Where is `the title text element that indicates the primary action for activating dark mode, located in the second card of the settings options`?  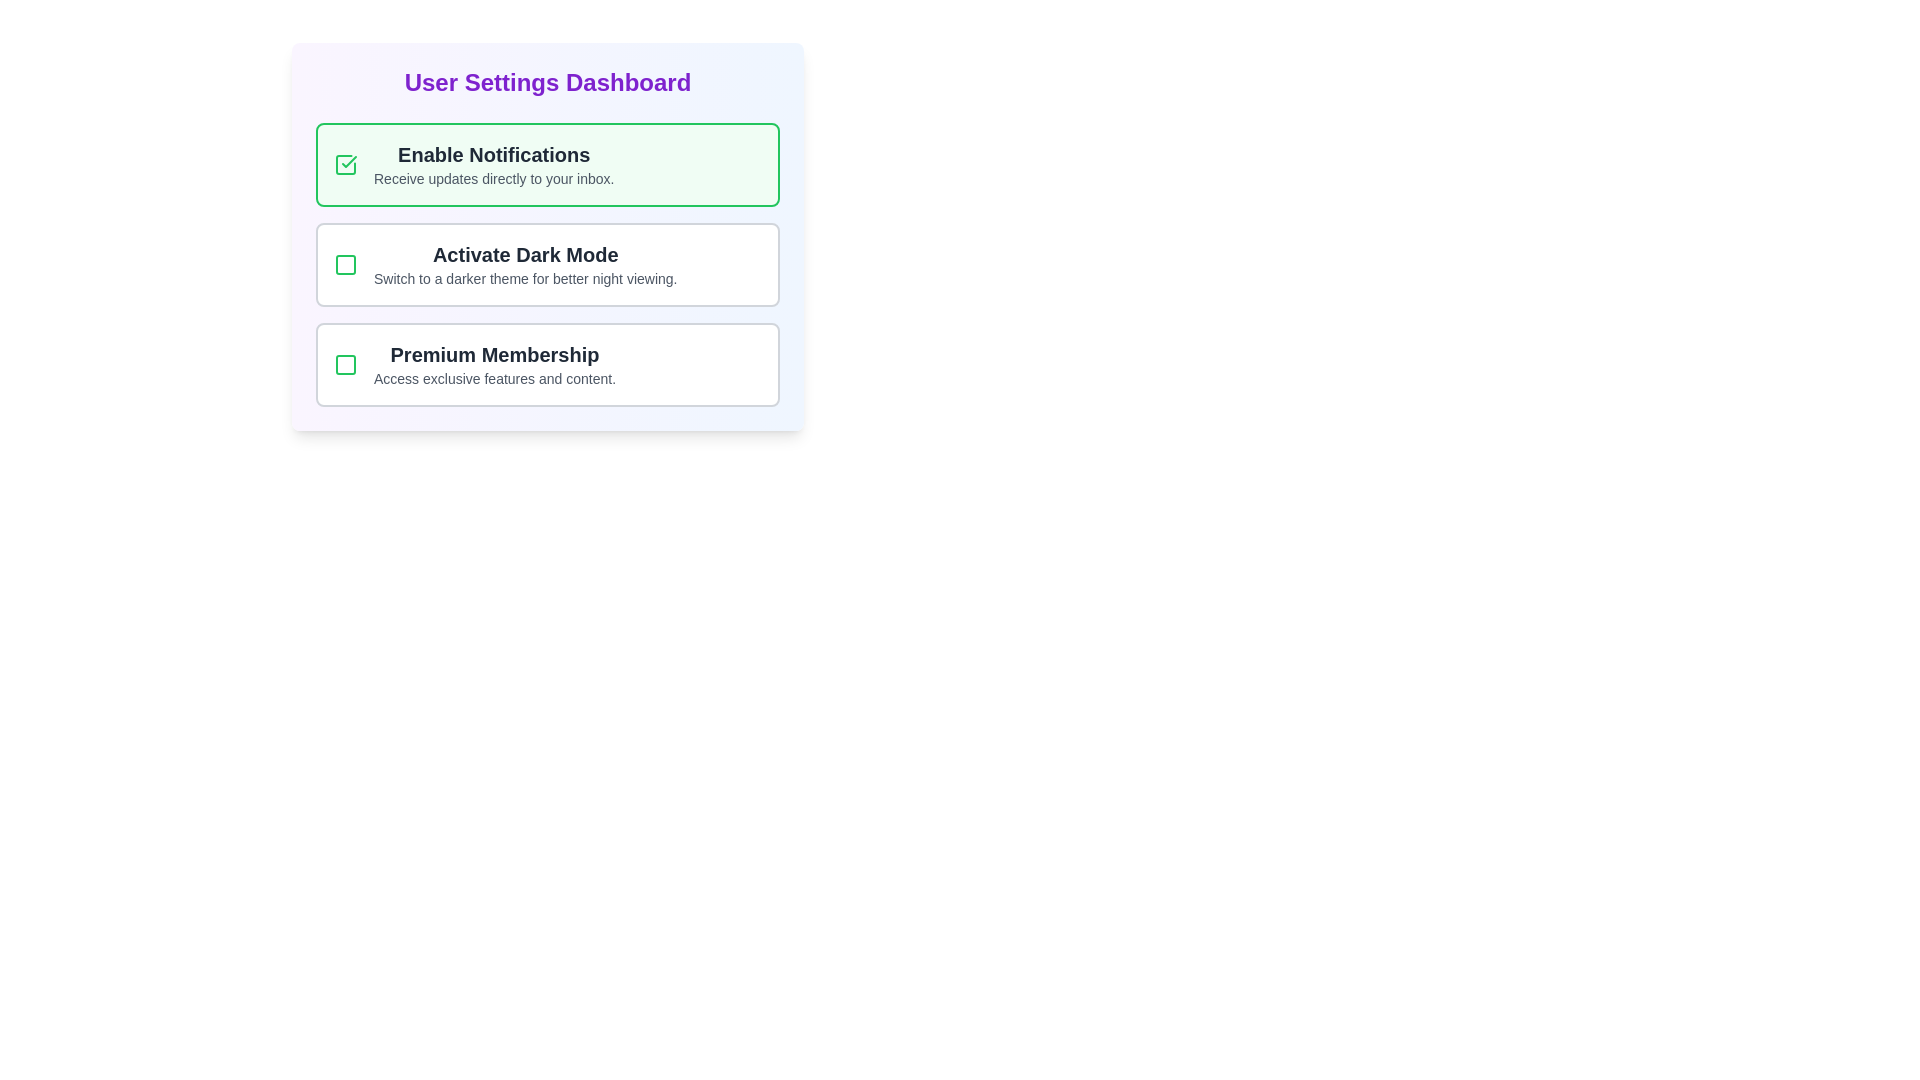 the title text element that indicates the primary action for activating dark mode, located in the second card of the settings options is located at coordinates (525, 253).